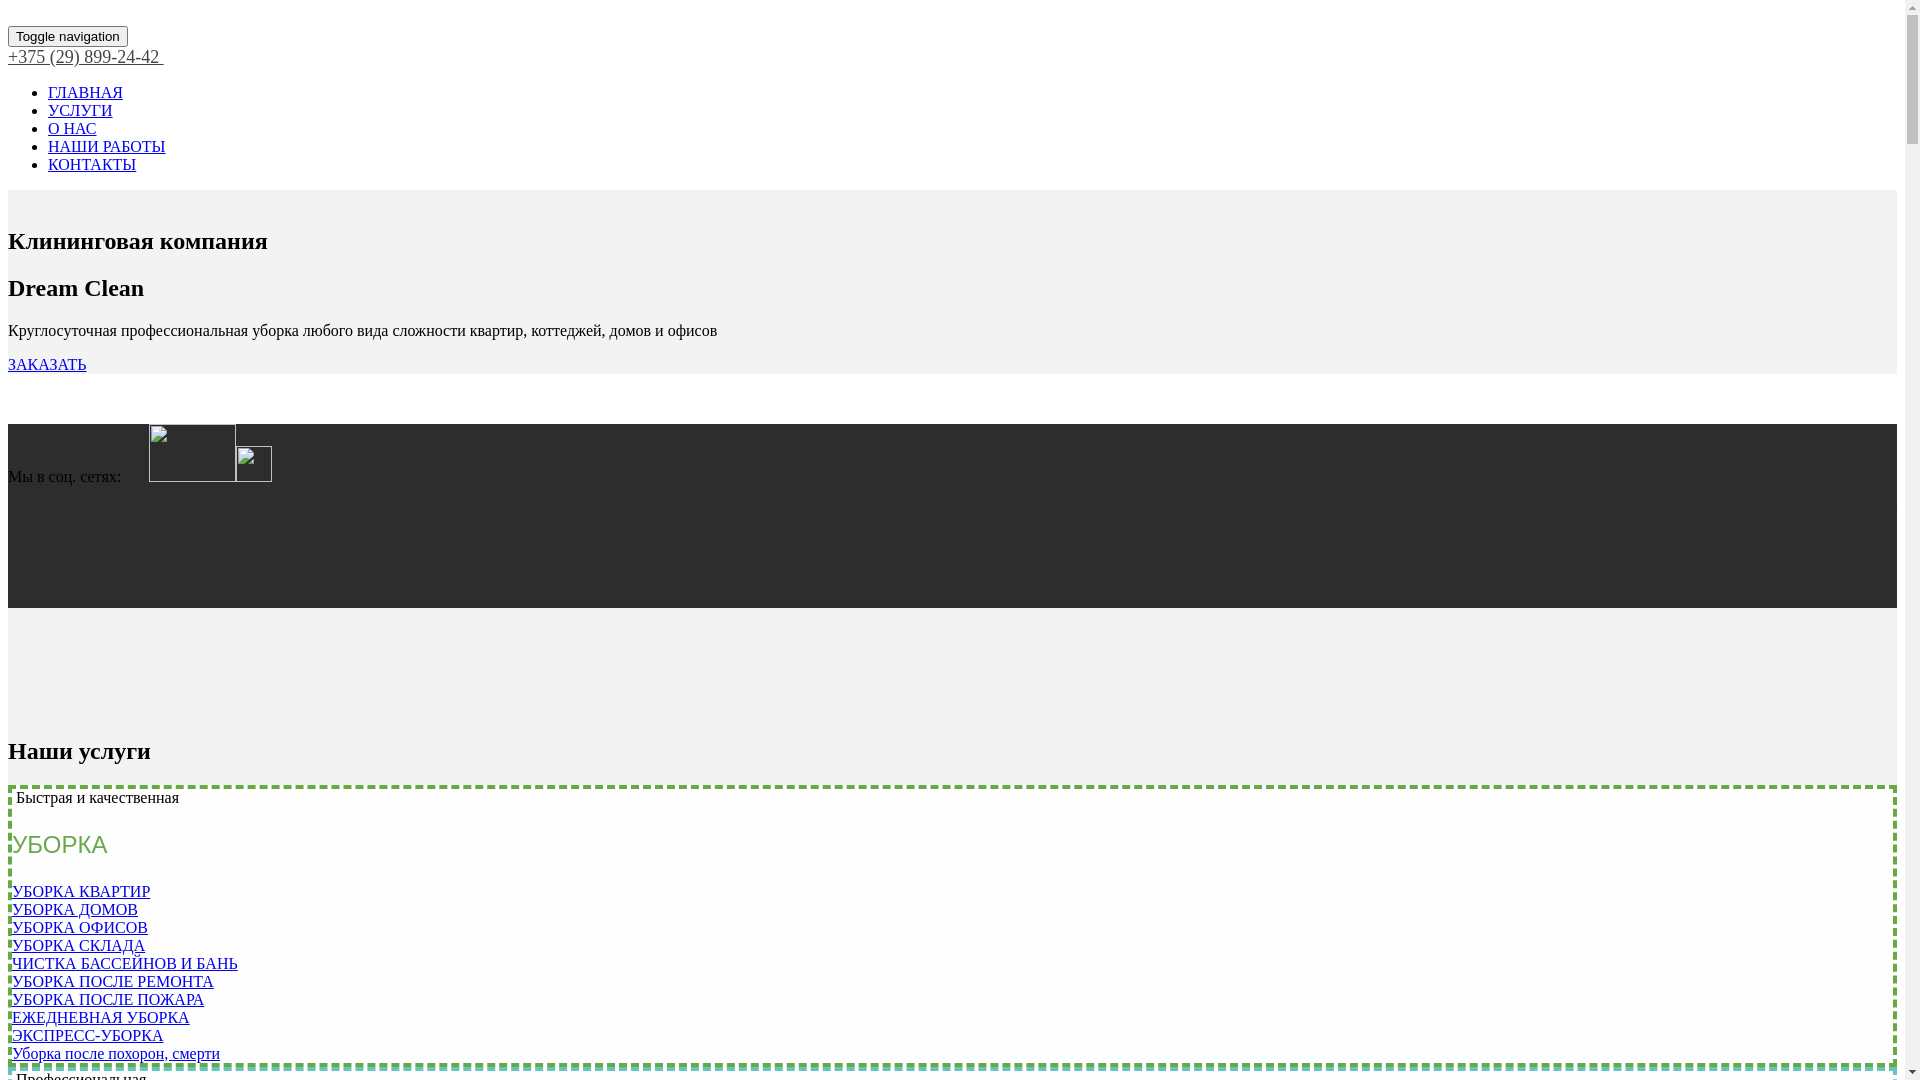 This screenshot has width=1920, height=1080. Describe the element at coordinates (8, 36) in the screenshot. I see `'Toggle navigation'` at that location.